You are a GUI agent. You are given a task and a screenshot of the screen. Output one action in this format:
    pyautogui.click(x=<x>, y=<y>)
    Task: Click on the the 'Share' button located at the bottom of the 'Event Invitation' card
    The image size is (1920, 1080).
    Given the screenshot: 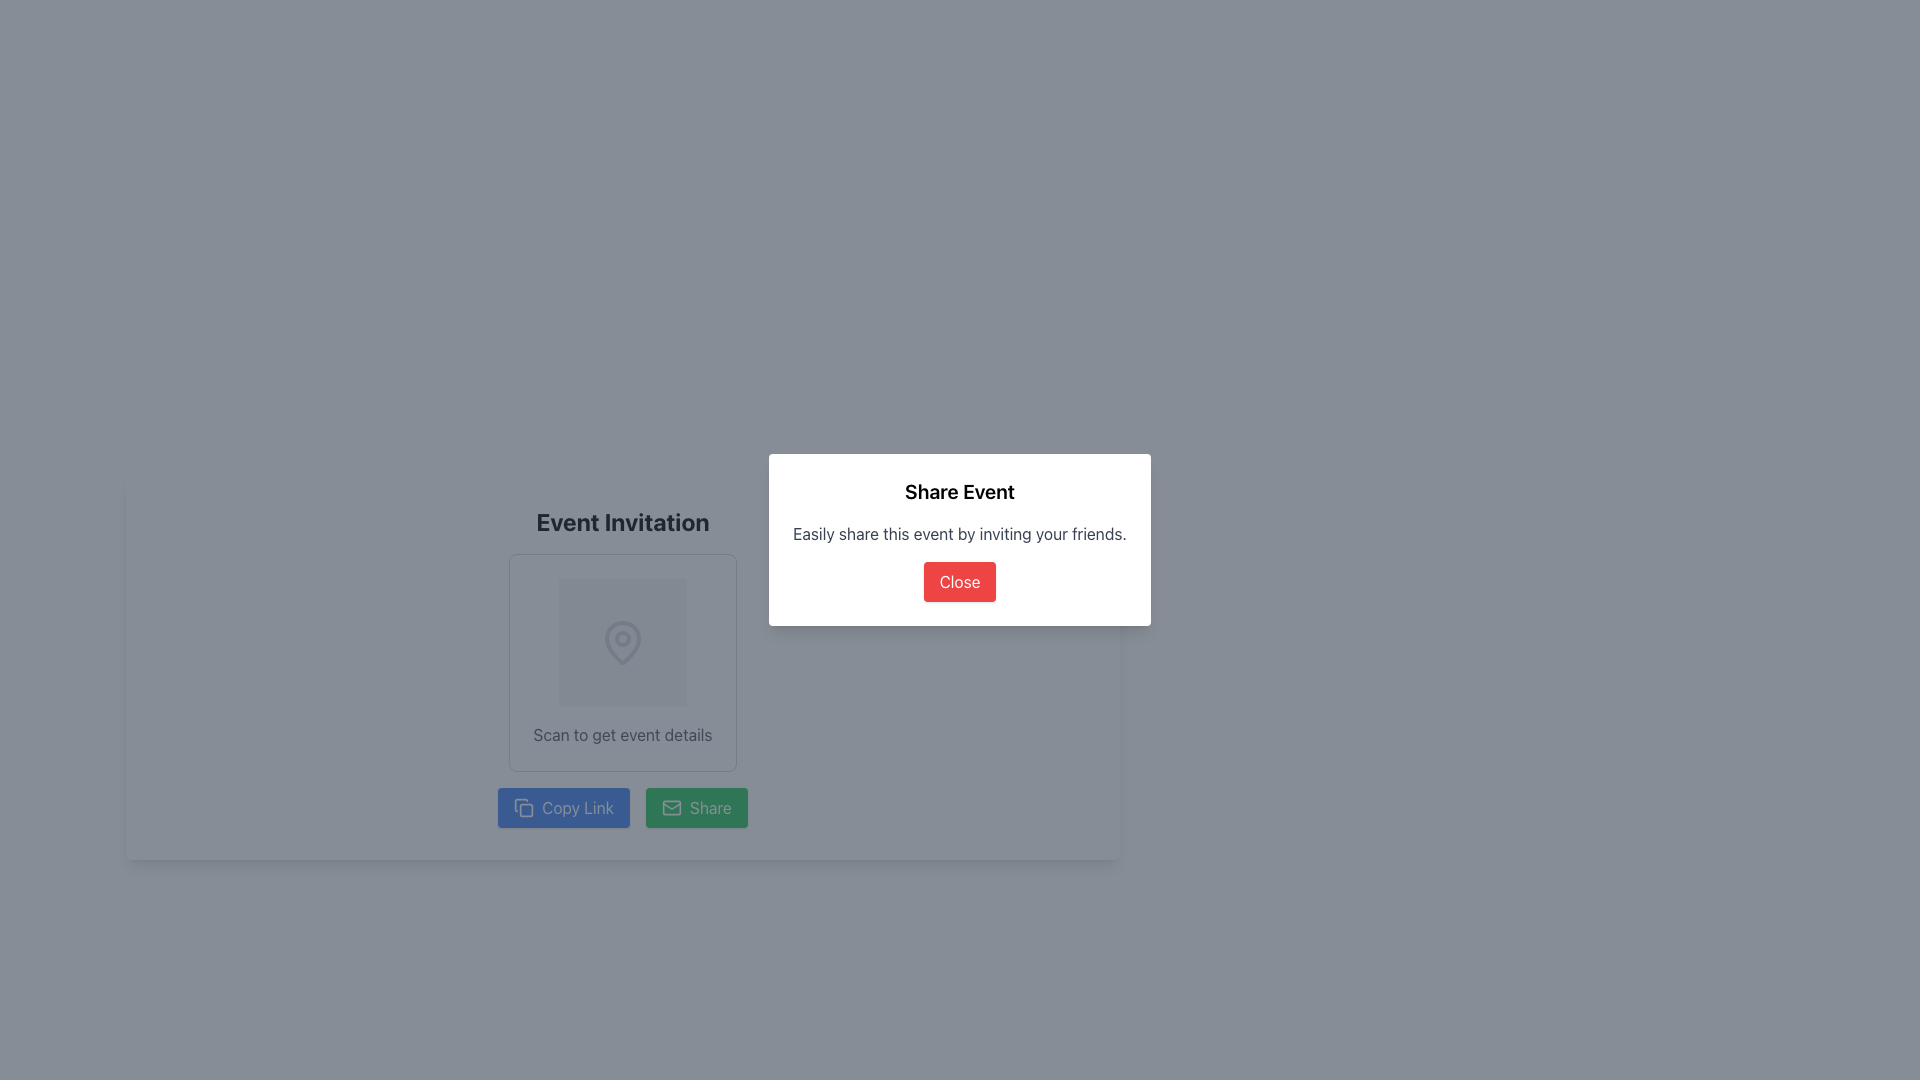 What is the action you would take?
    pyautogui.click(x=622, y=806)
    